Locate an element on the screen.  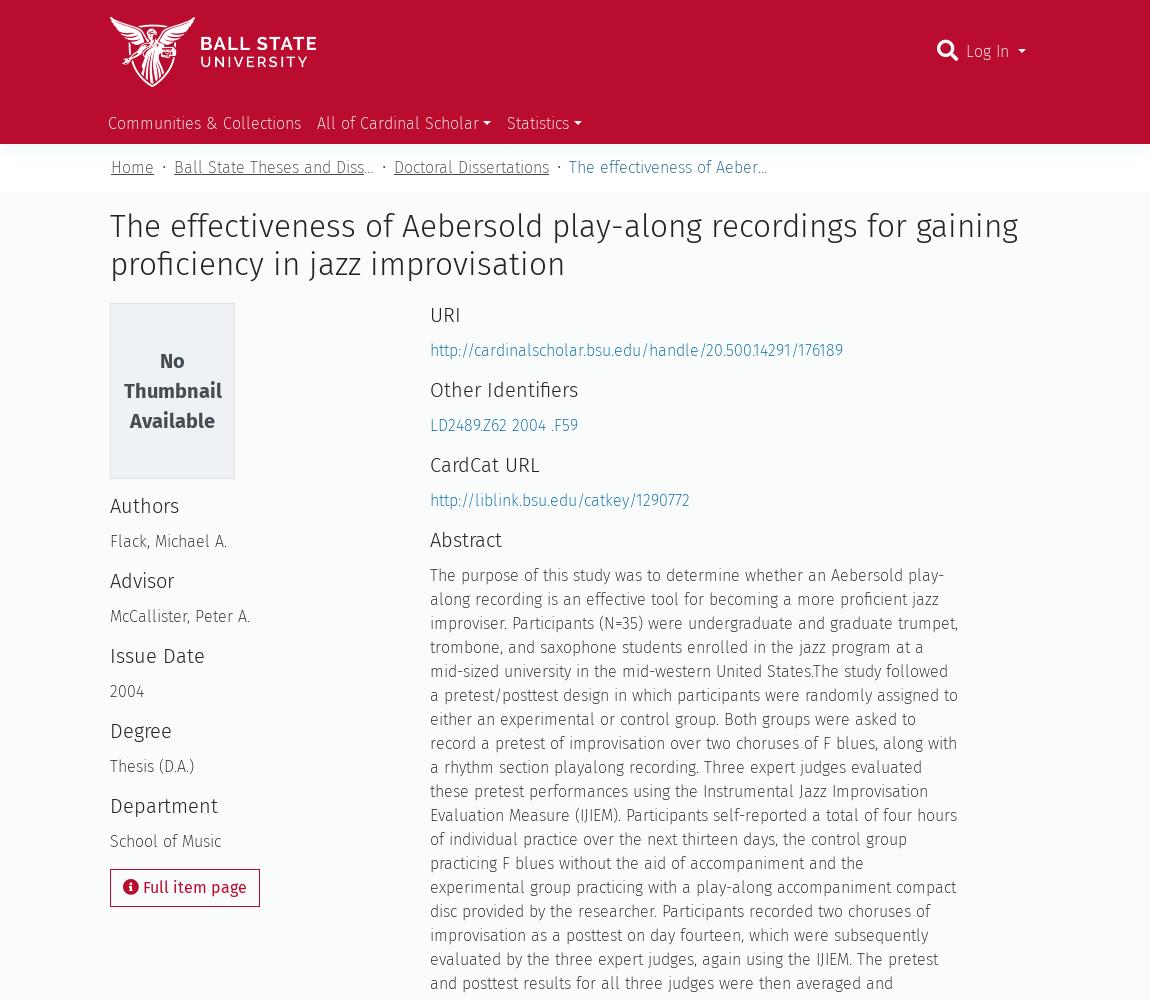
'Communities & Collections' is located at coordinates (203, 122).